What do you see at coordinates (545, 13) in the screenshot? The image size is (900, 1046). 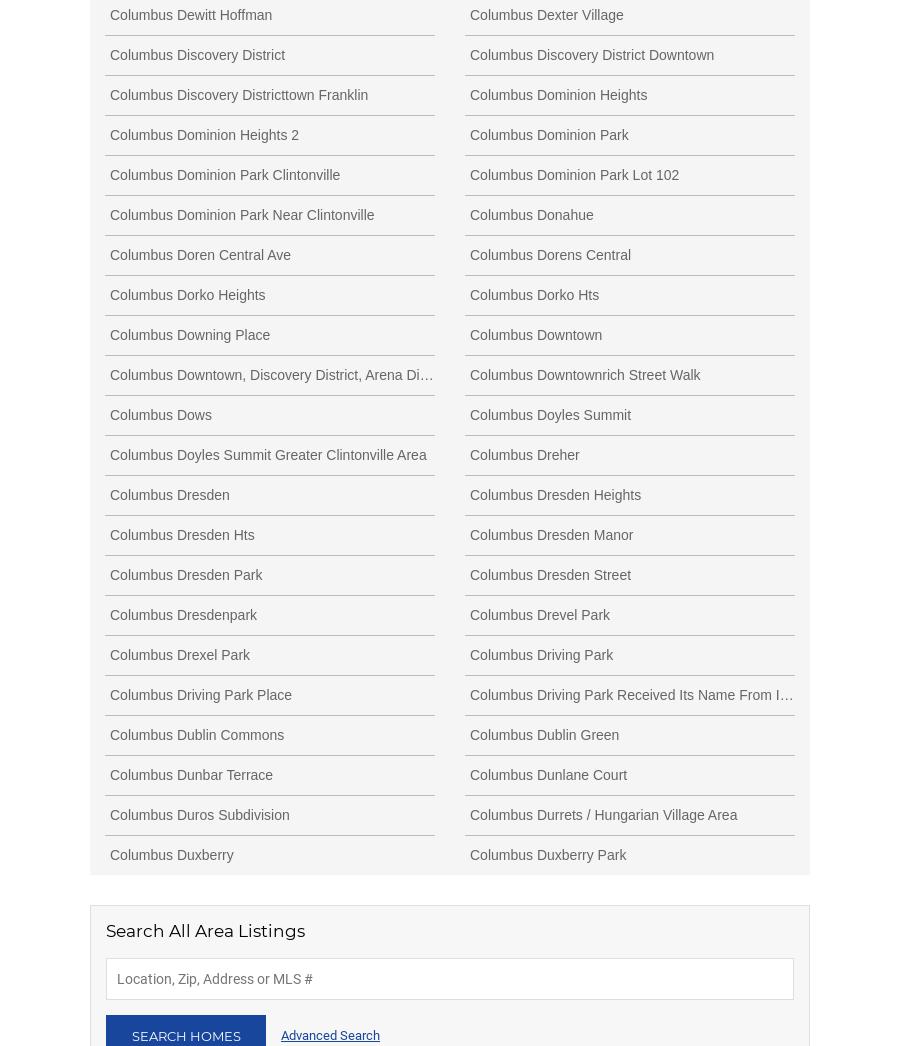 I see `'Columbus Dexter Village'` at bounding box center [545, 13].